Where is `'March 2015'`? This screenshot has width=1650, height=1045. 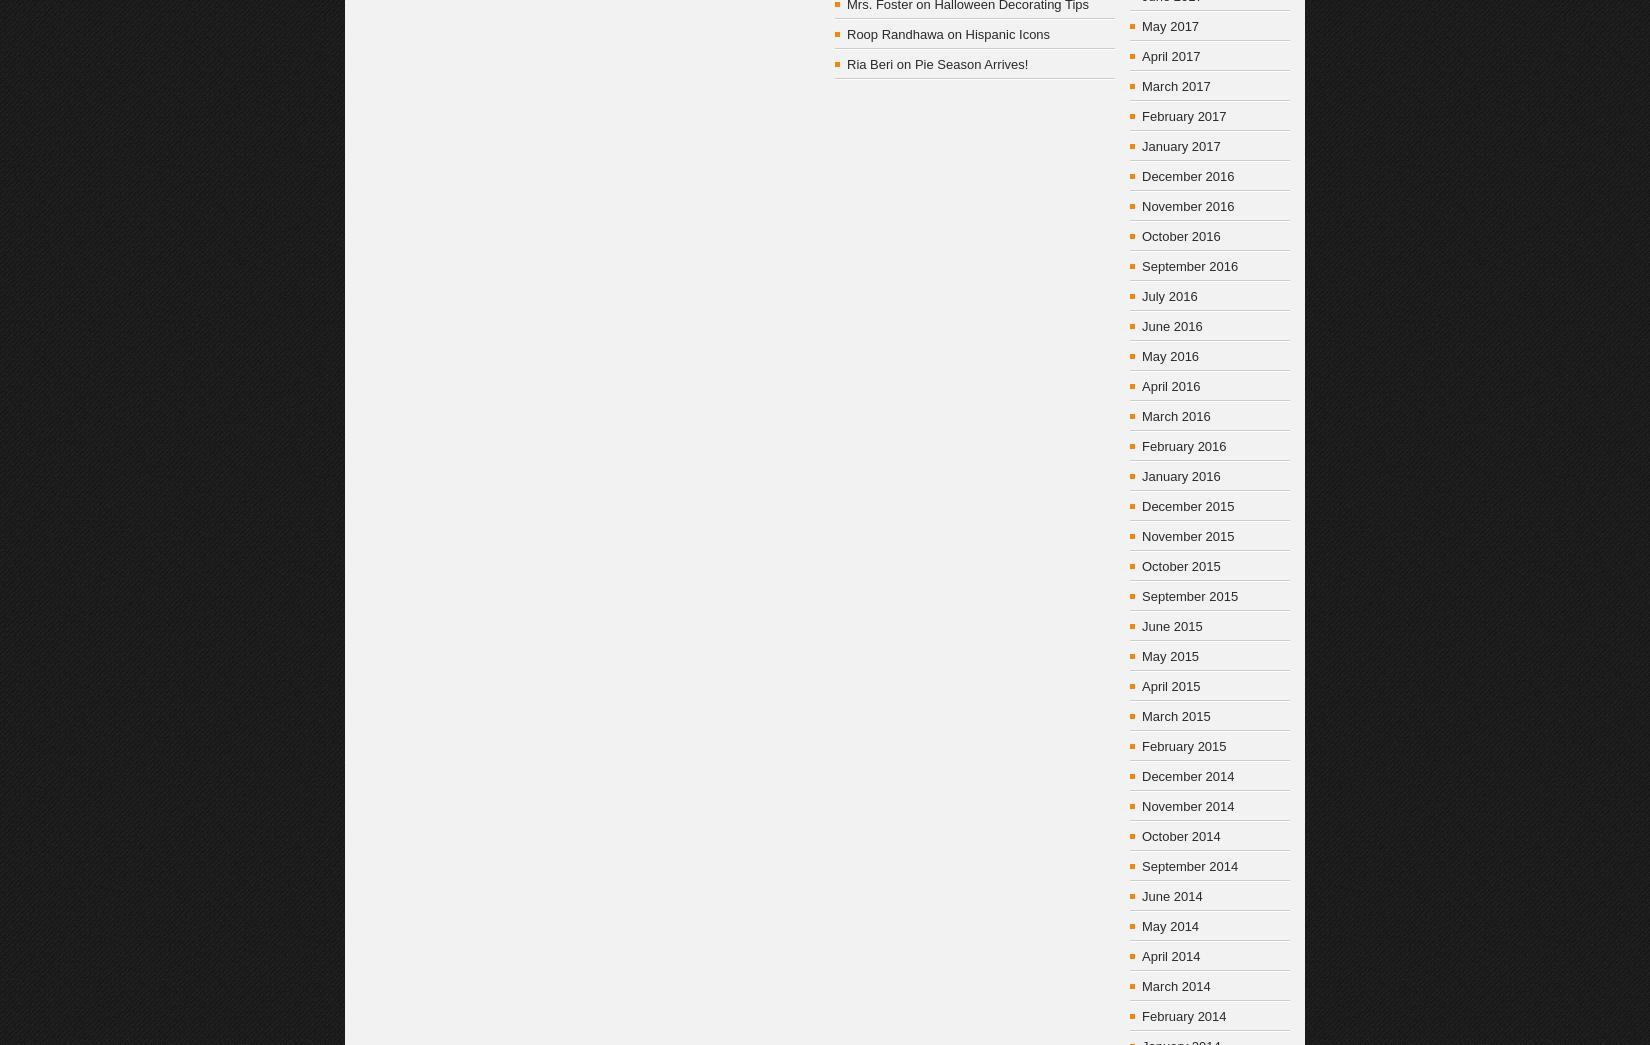
'March 2015' is located at coordinates (1175, 715).